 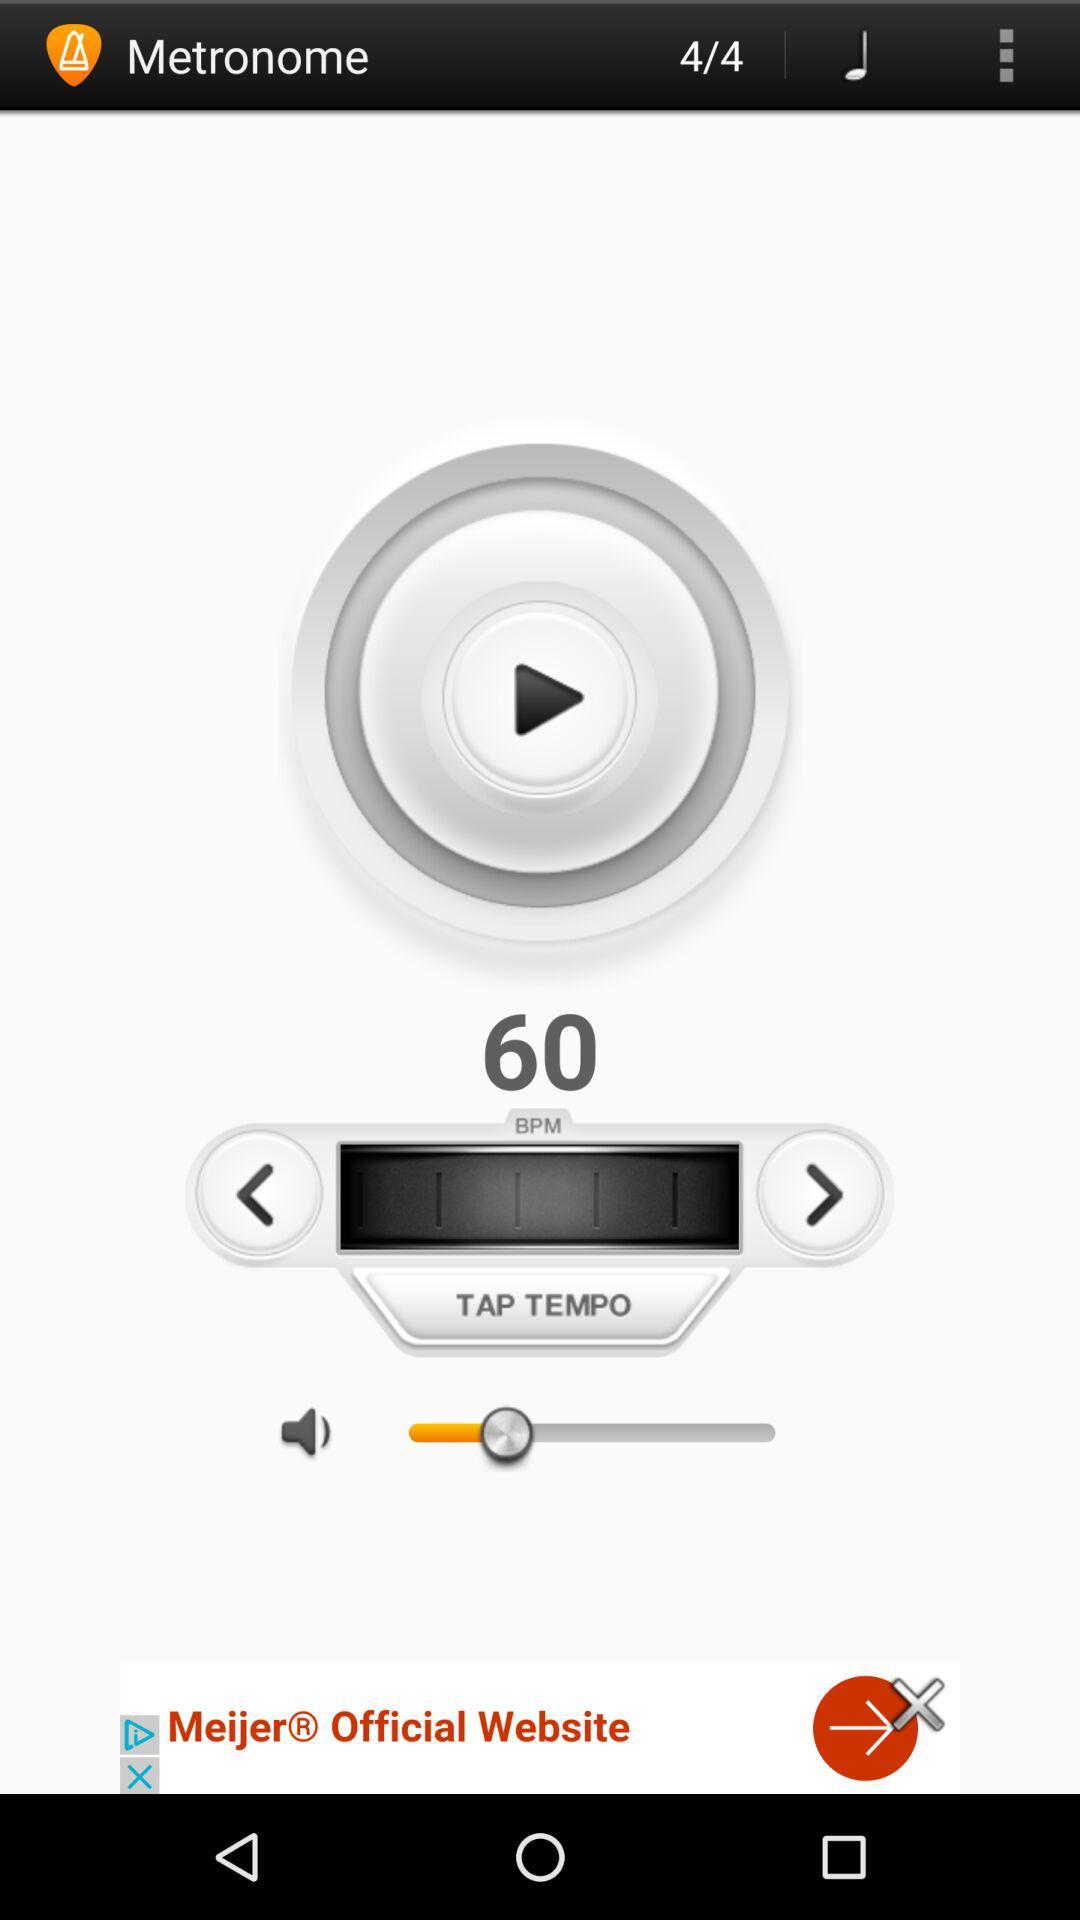 I want to click on mute volume, so click(x=315, y=1431).